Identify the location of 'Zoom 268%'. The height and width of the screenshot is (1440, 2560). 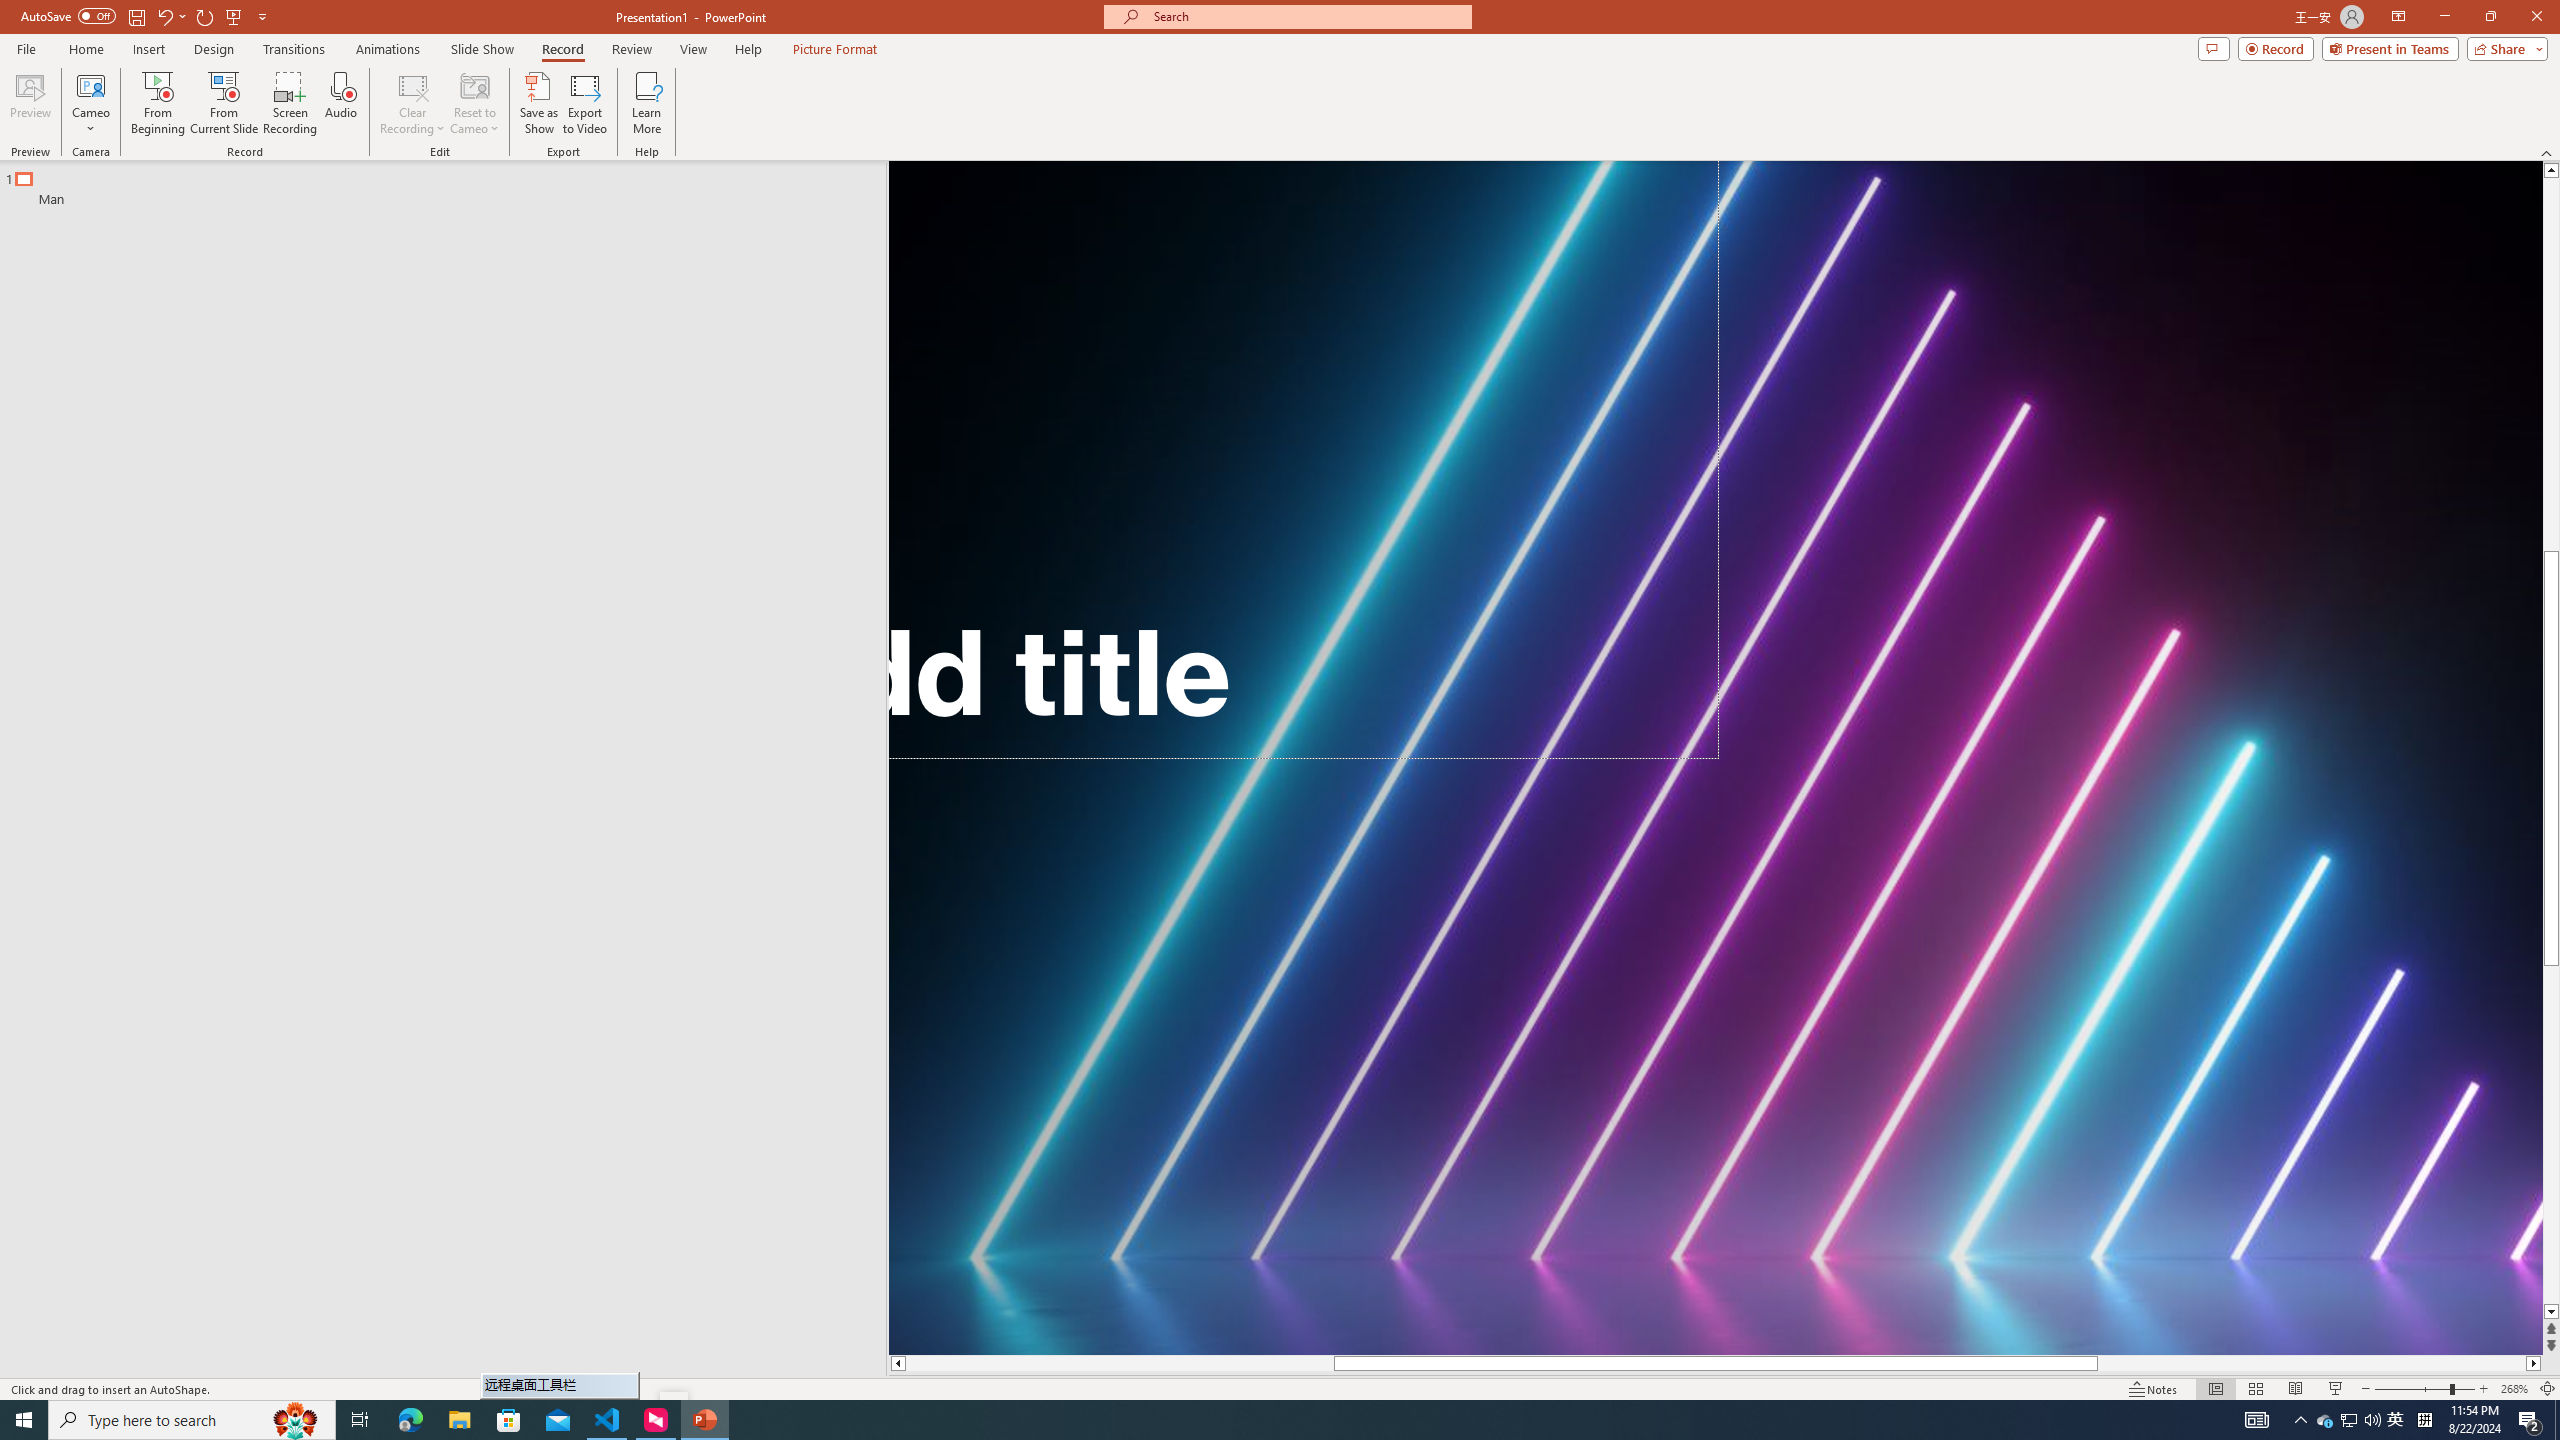
(2515, 1389).